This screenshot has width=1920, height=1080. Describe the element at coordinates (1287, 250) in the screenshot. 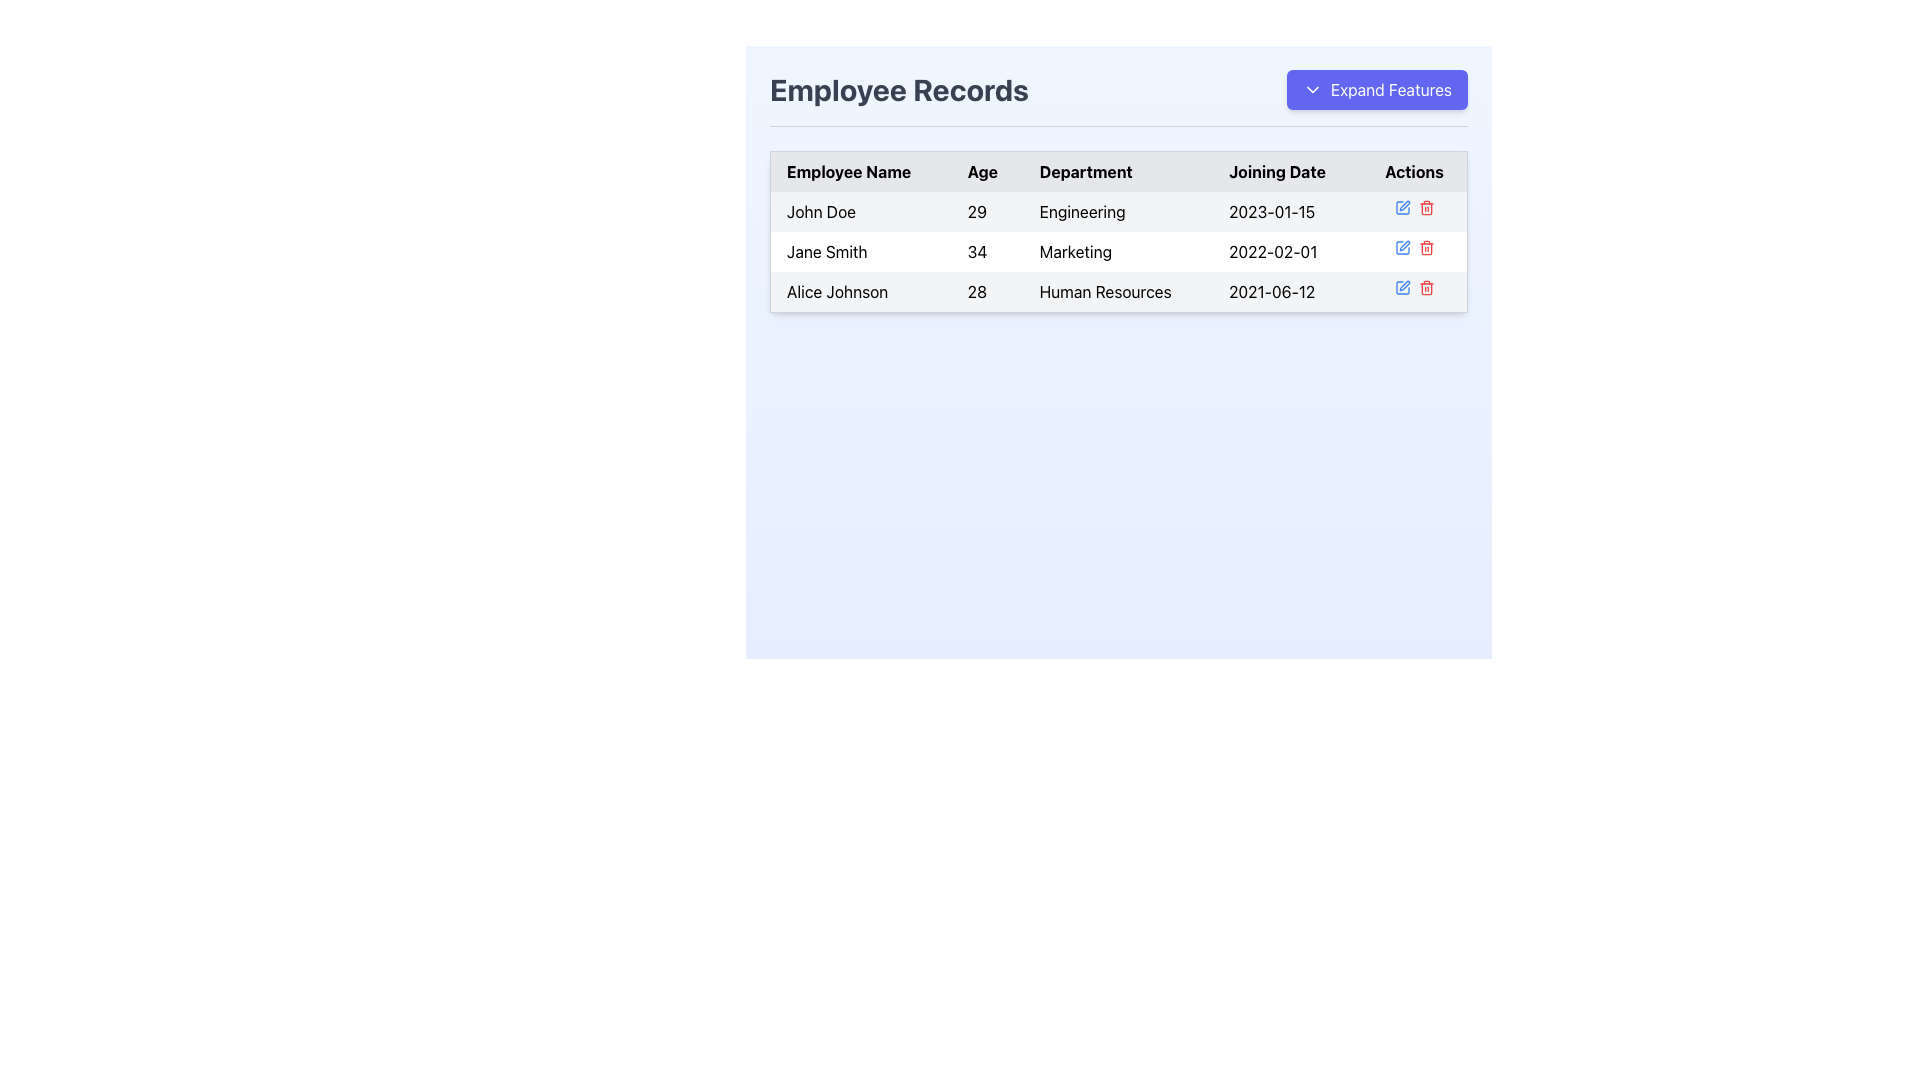

I see `the non-interactive text element displaying the joining date of employee 'Jane Smith' in the 'Employee Records' section, located in the 'Joining Date' column of the table` at that location.